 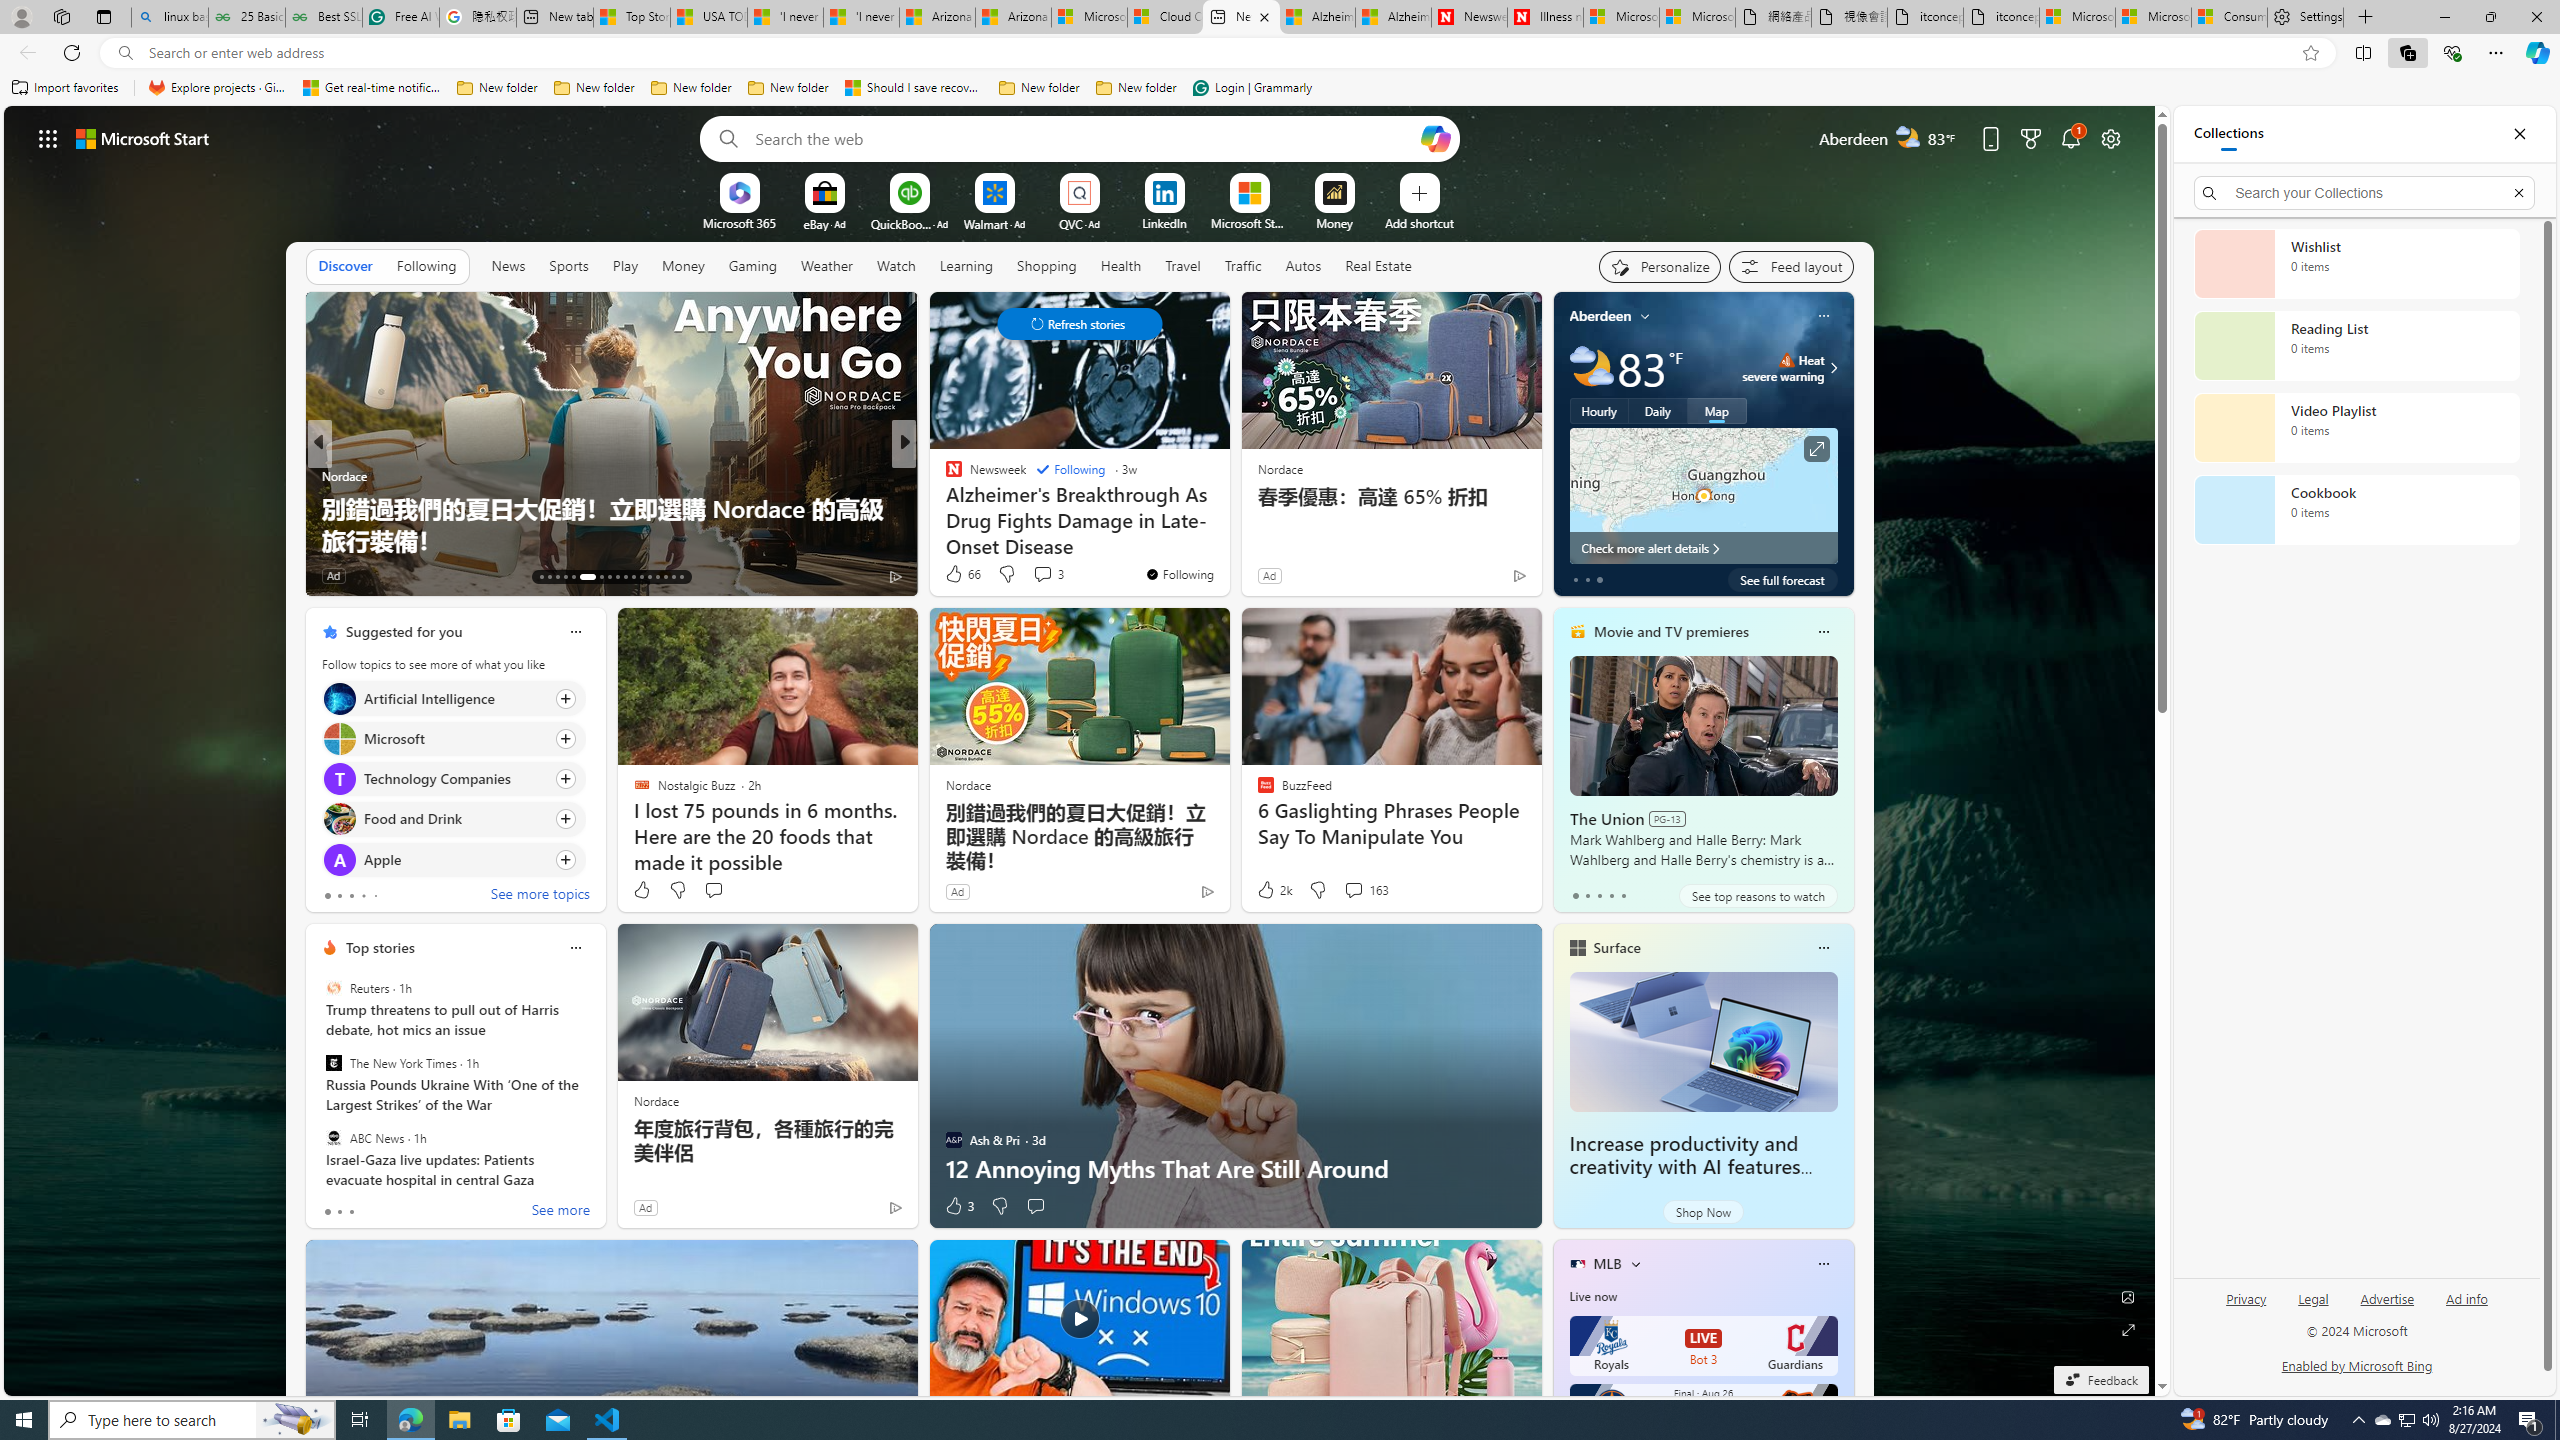 What do you see at coordinates (966, 265) in the screenshot?
I see `'Learning'` at bounding box center [966, 265].